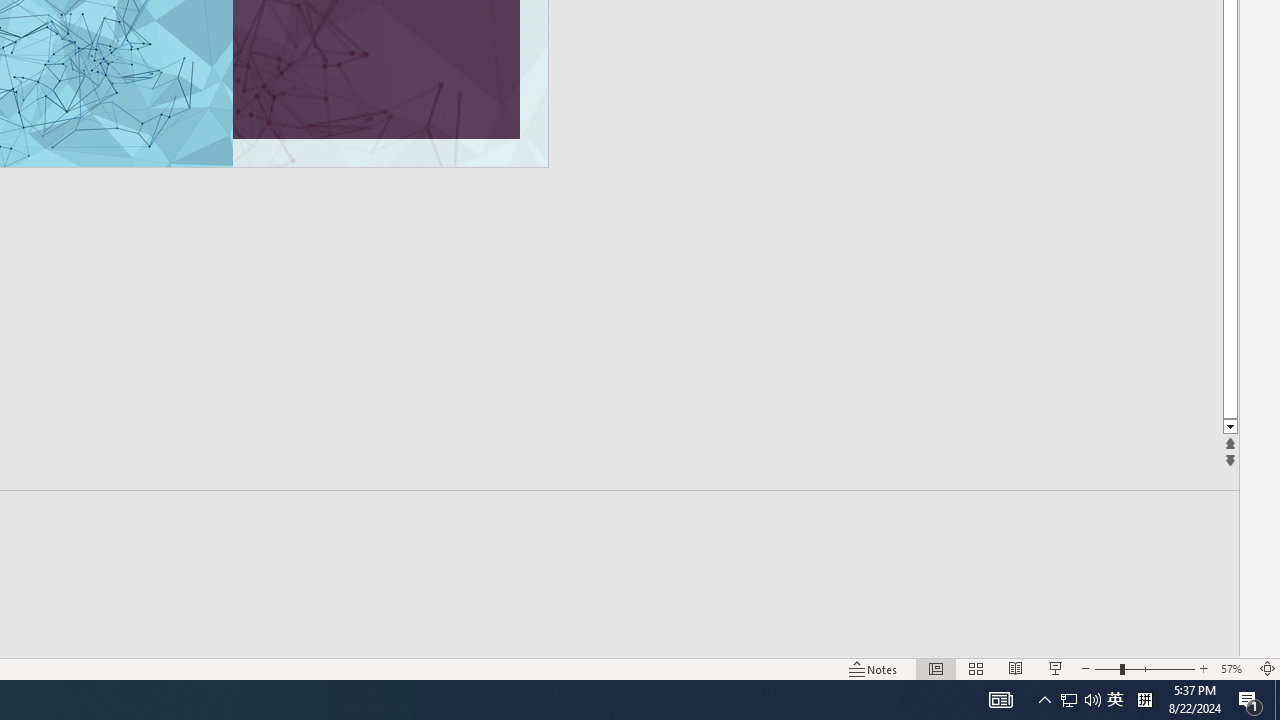  Describe the element at coordinates (1106, 669) in the screenshot. I see `'Zoom Out'` at that location.